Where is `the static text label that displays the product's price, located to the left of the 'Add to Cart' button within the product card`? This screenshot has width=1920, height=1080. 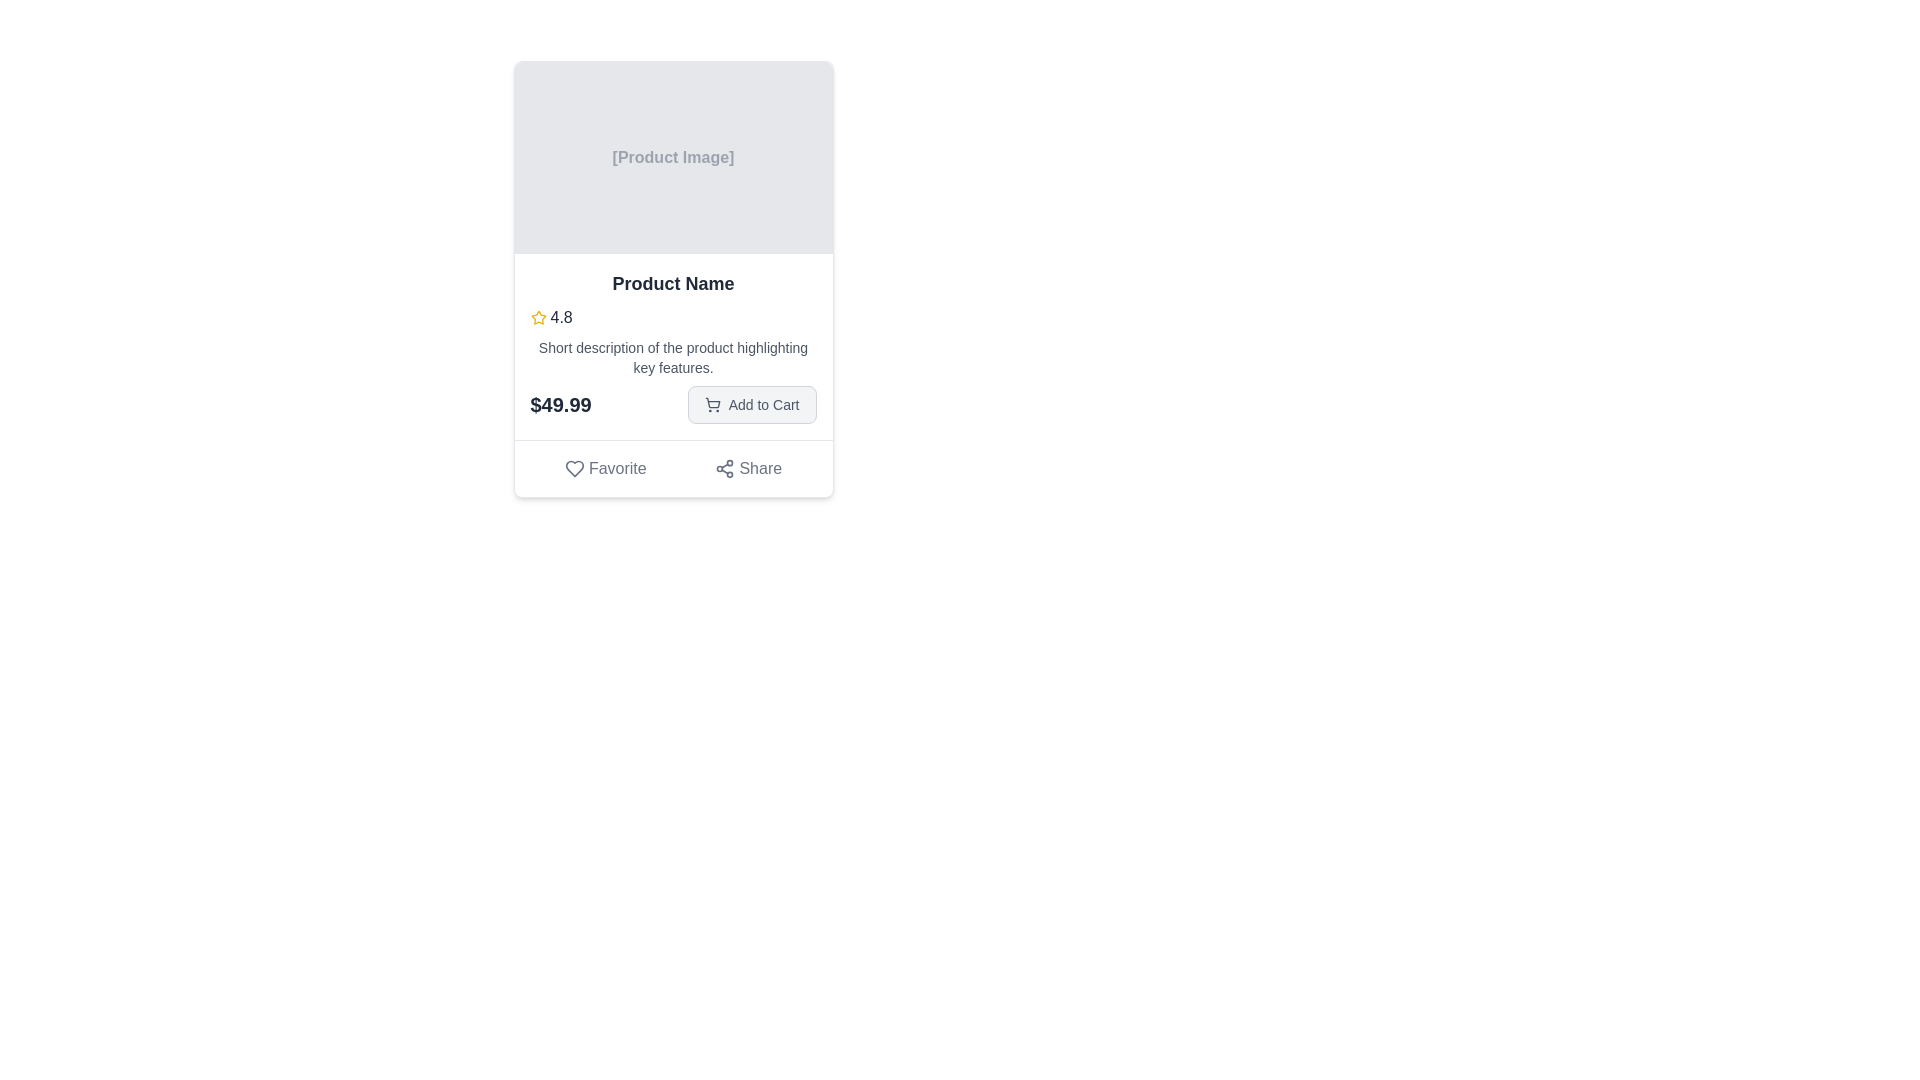 the static text label that displays the product's price, located to the left of the 'Add to Cart' button within the product card is located at coordinates (560, 405).